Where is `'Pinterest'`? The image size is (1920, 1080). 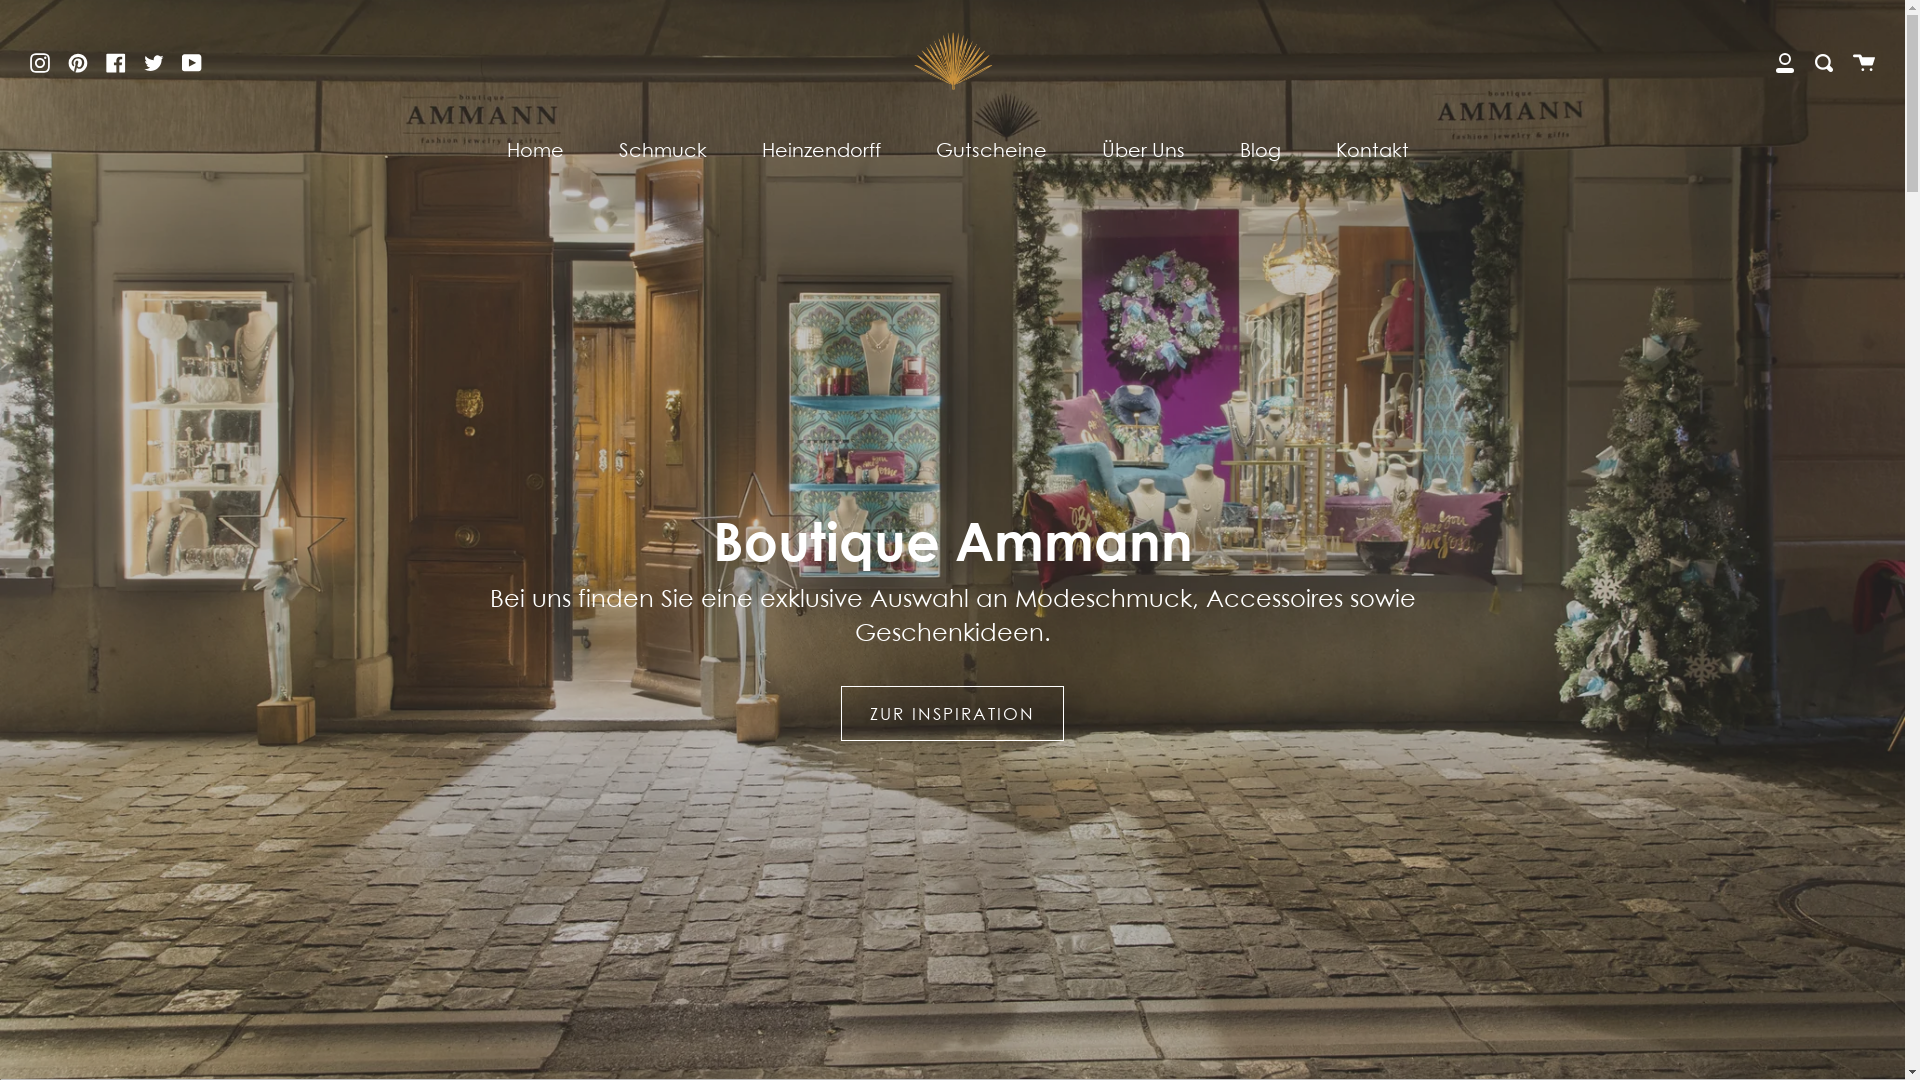
'Pinterest' is located at coordinates (77, 60).